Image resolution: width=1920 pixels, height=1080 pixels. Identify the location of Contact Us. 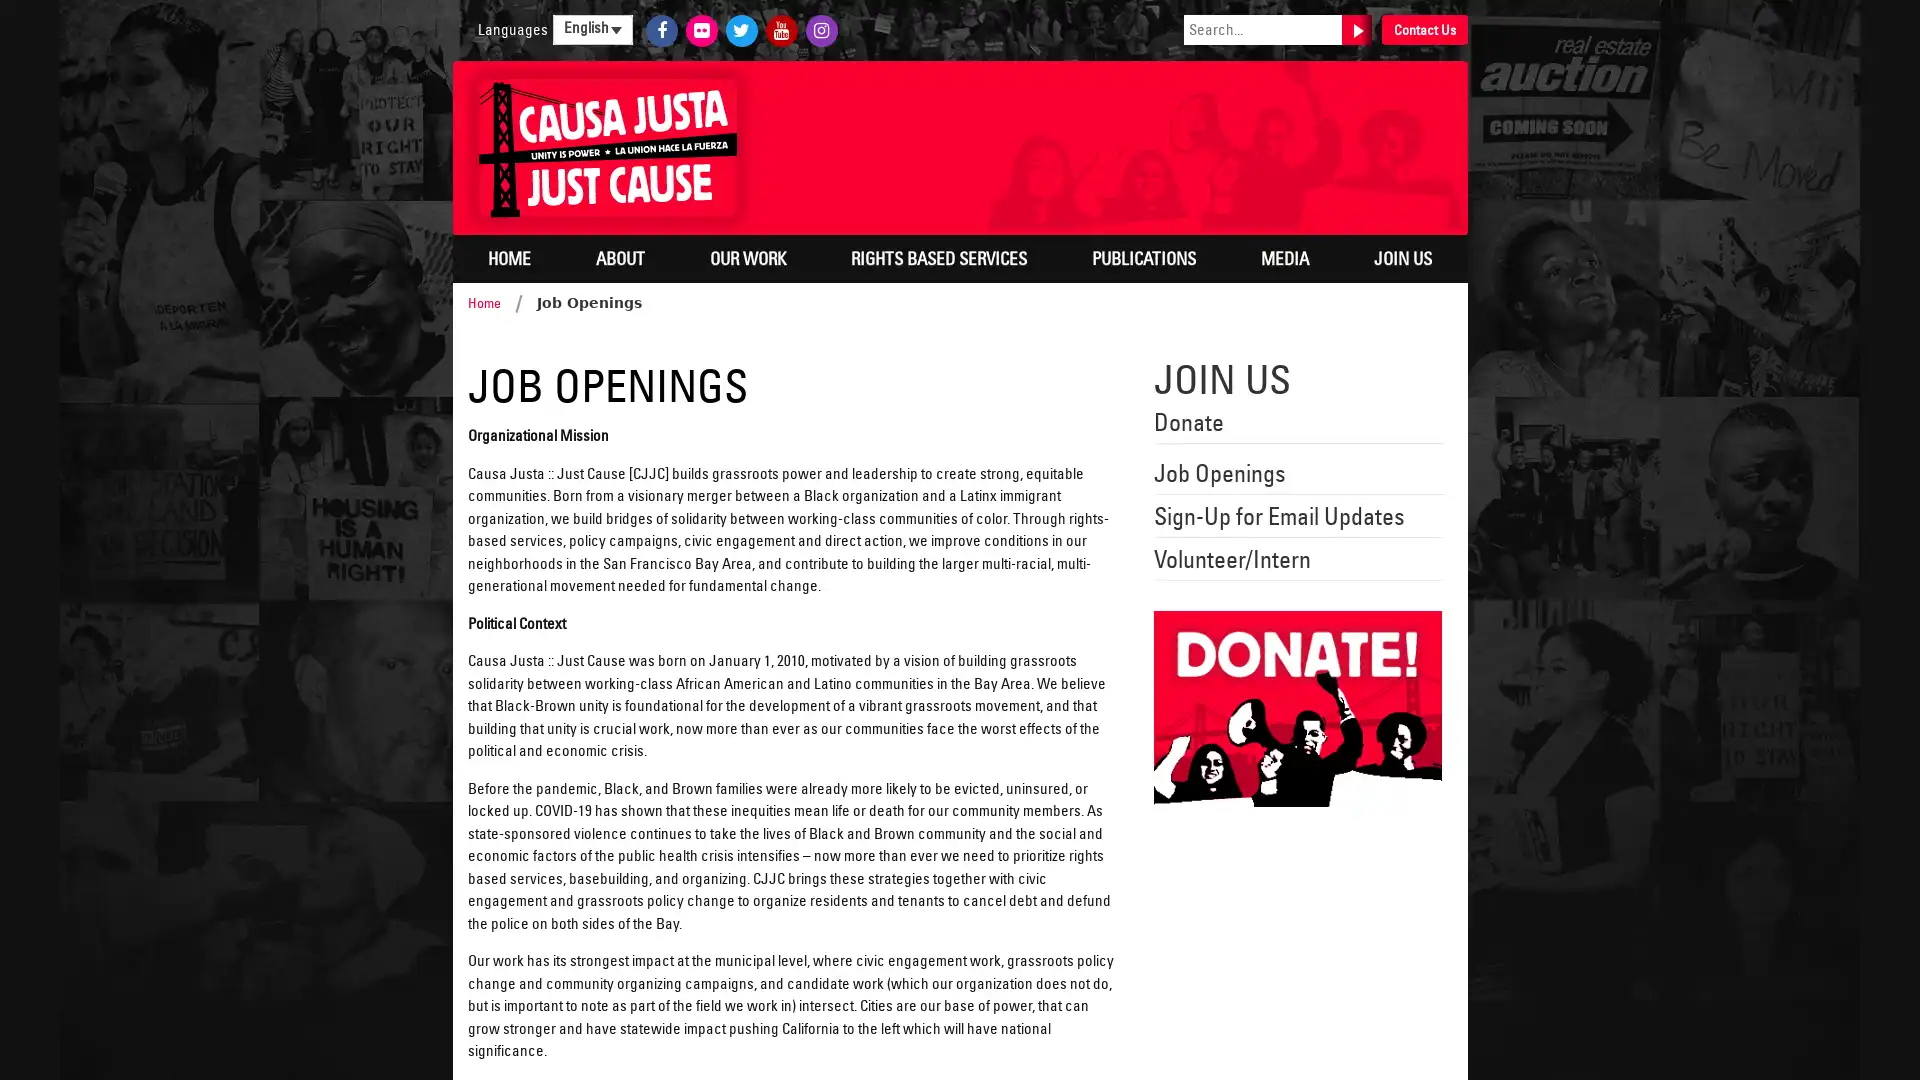
(1423, 30).